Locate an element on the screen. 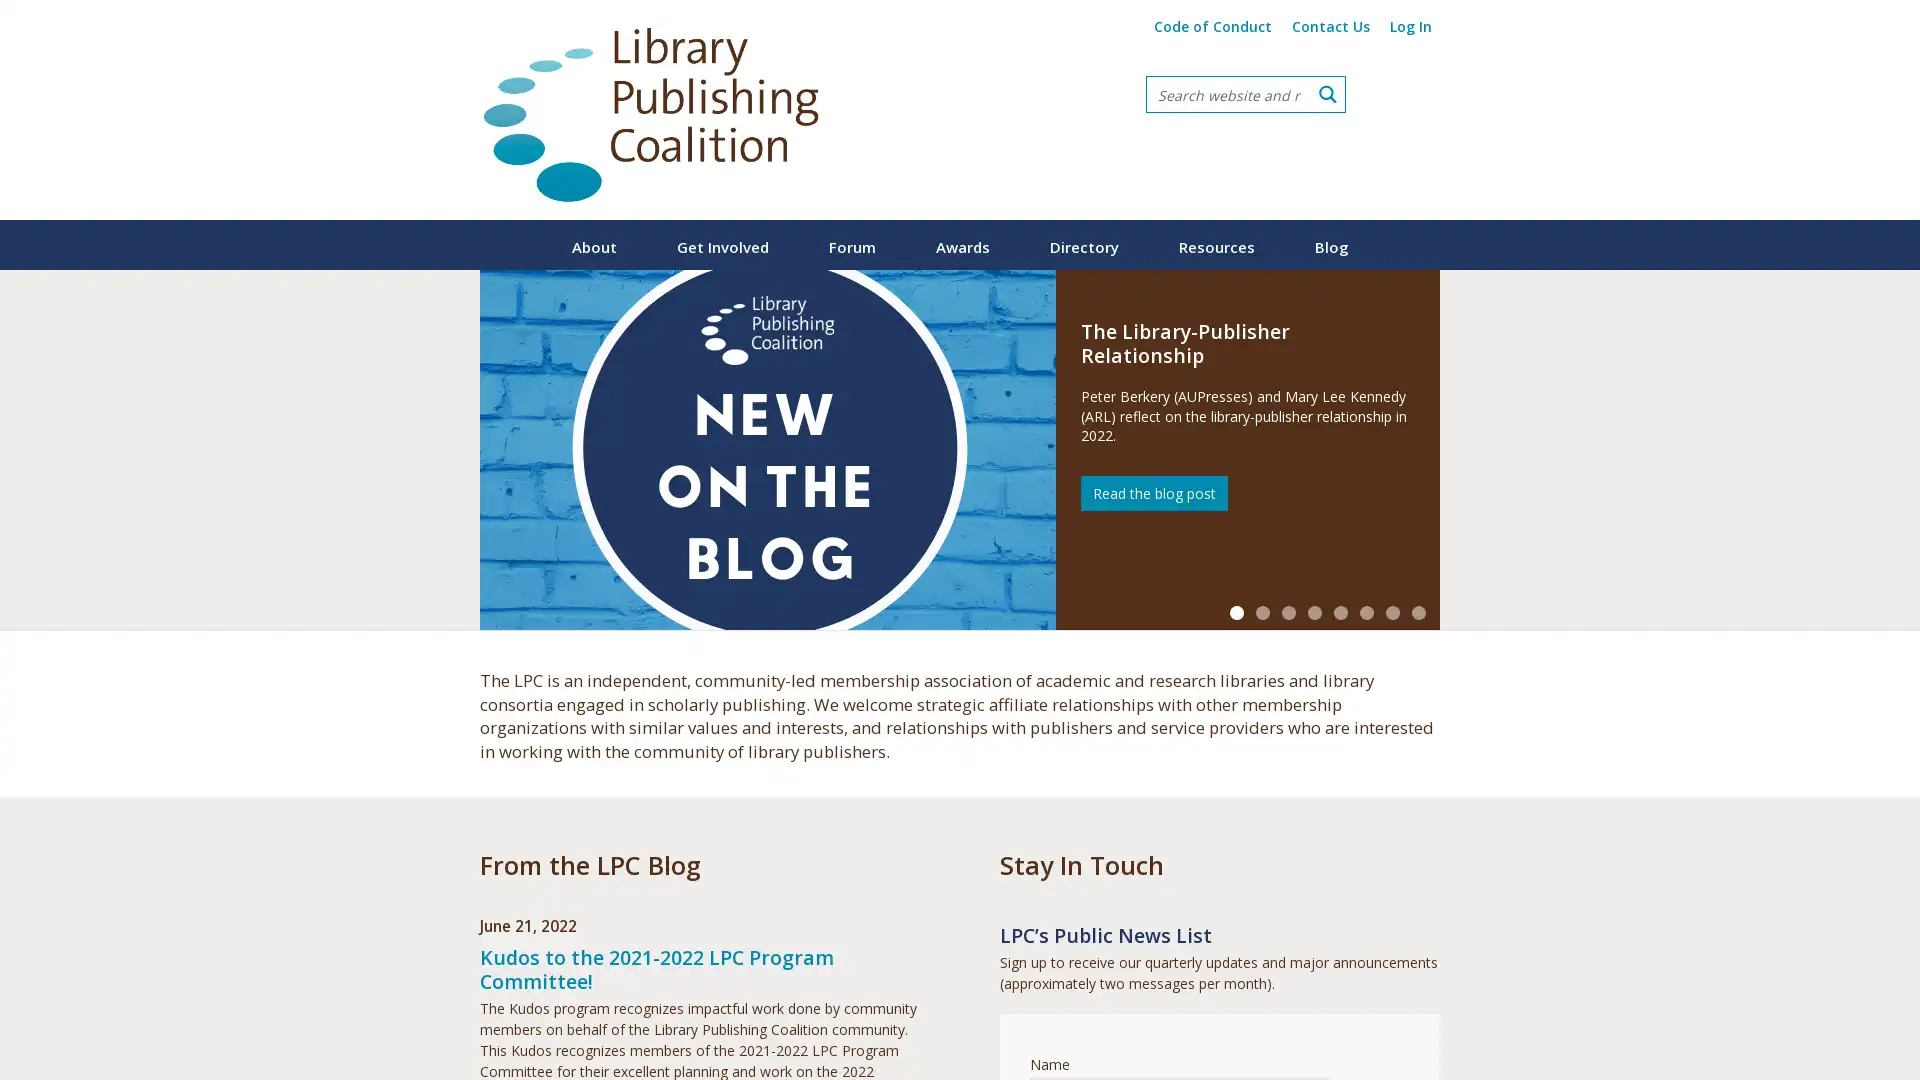 Image resolution: width=1920 pixels, height=1080 pixels. Go to slide 6 is located at coordinates (1366, 612).